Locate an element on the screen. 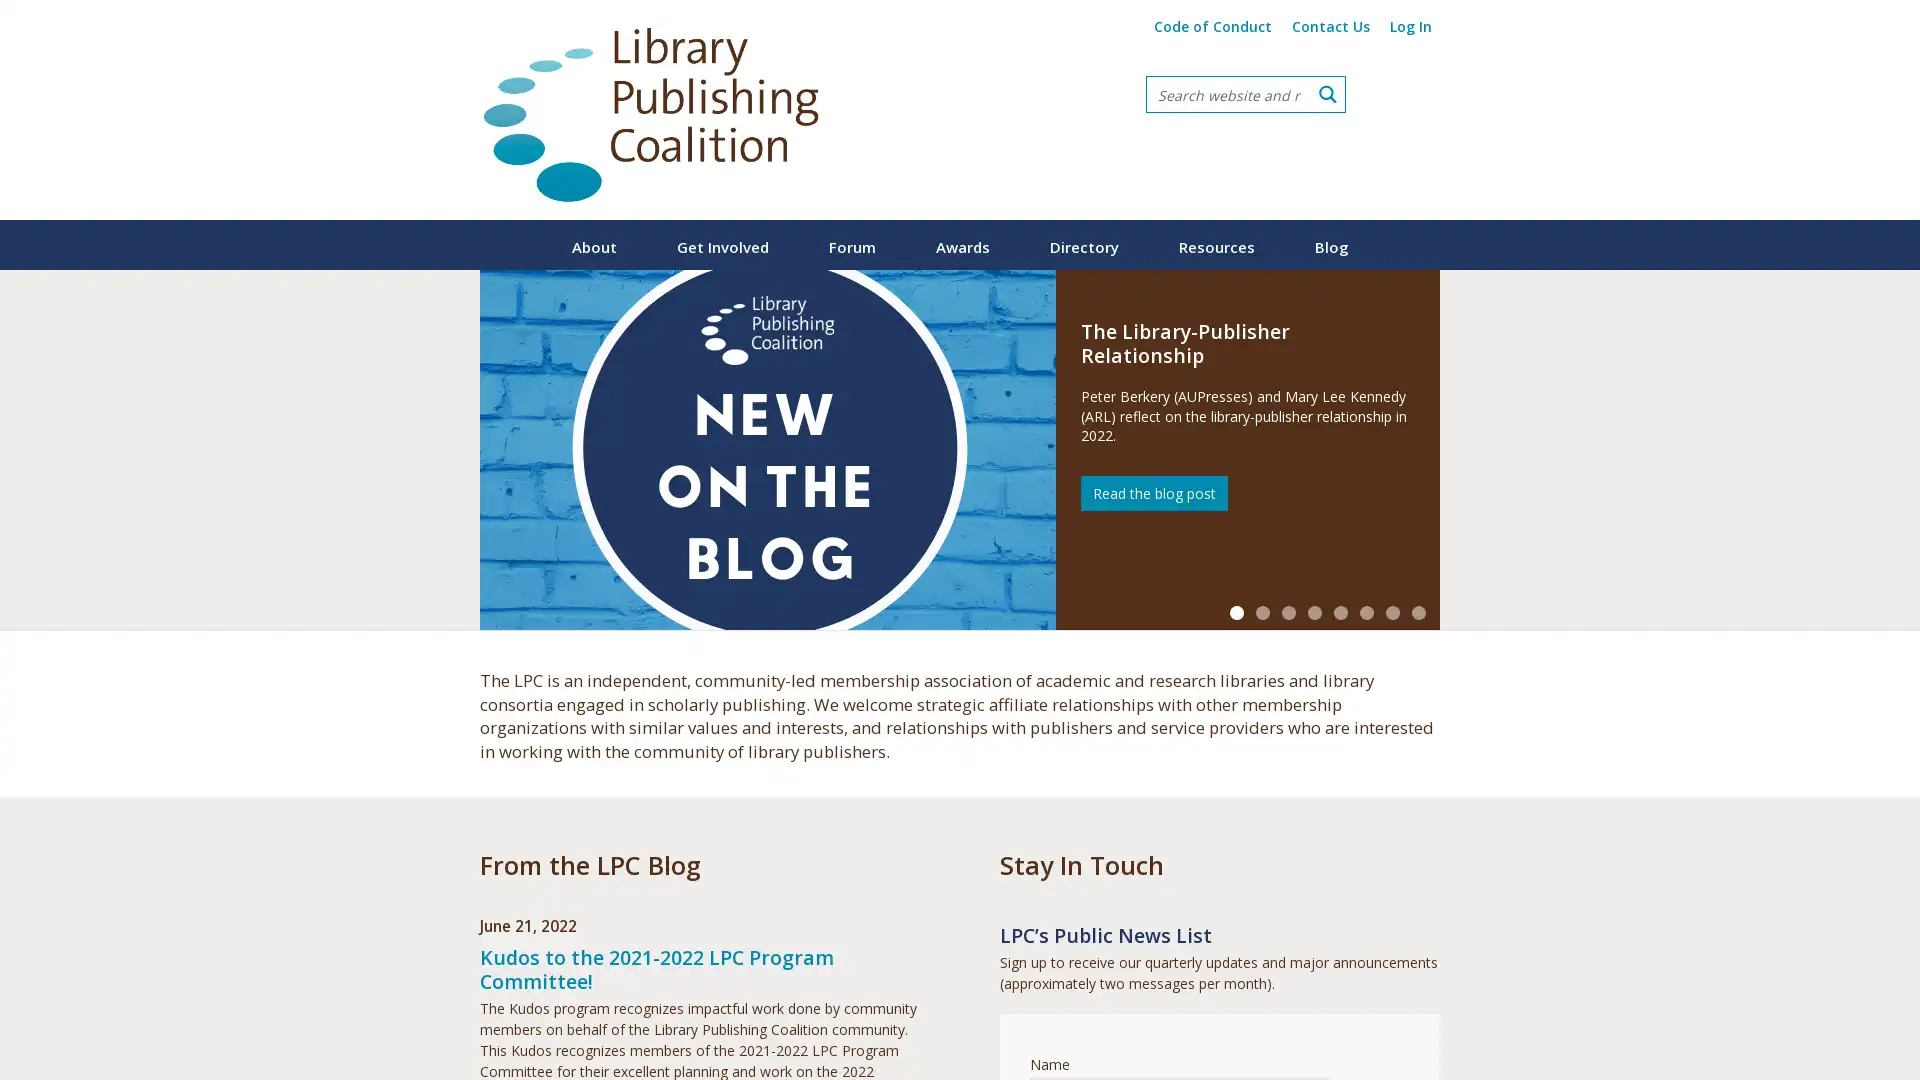 Image resolution: width=1920 pixels, height=1080 pixels. Go to slide 6 is located at coordinates (1366, 612).